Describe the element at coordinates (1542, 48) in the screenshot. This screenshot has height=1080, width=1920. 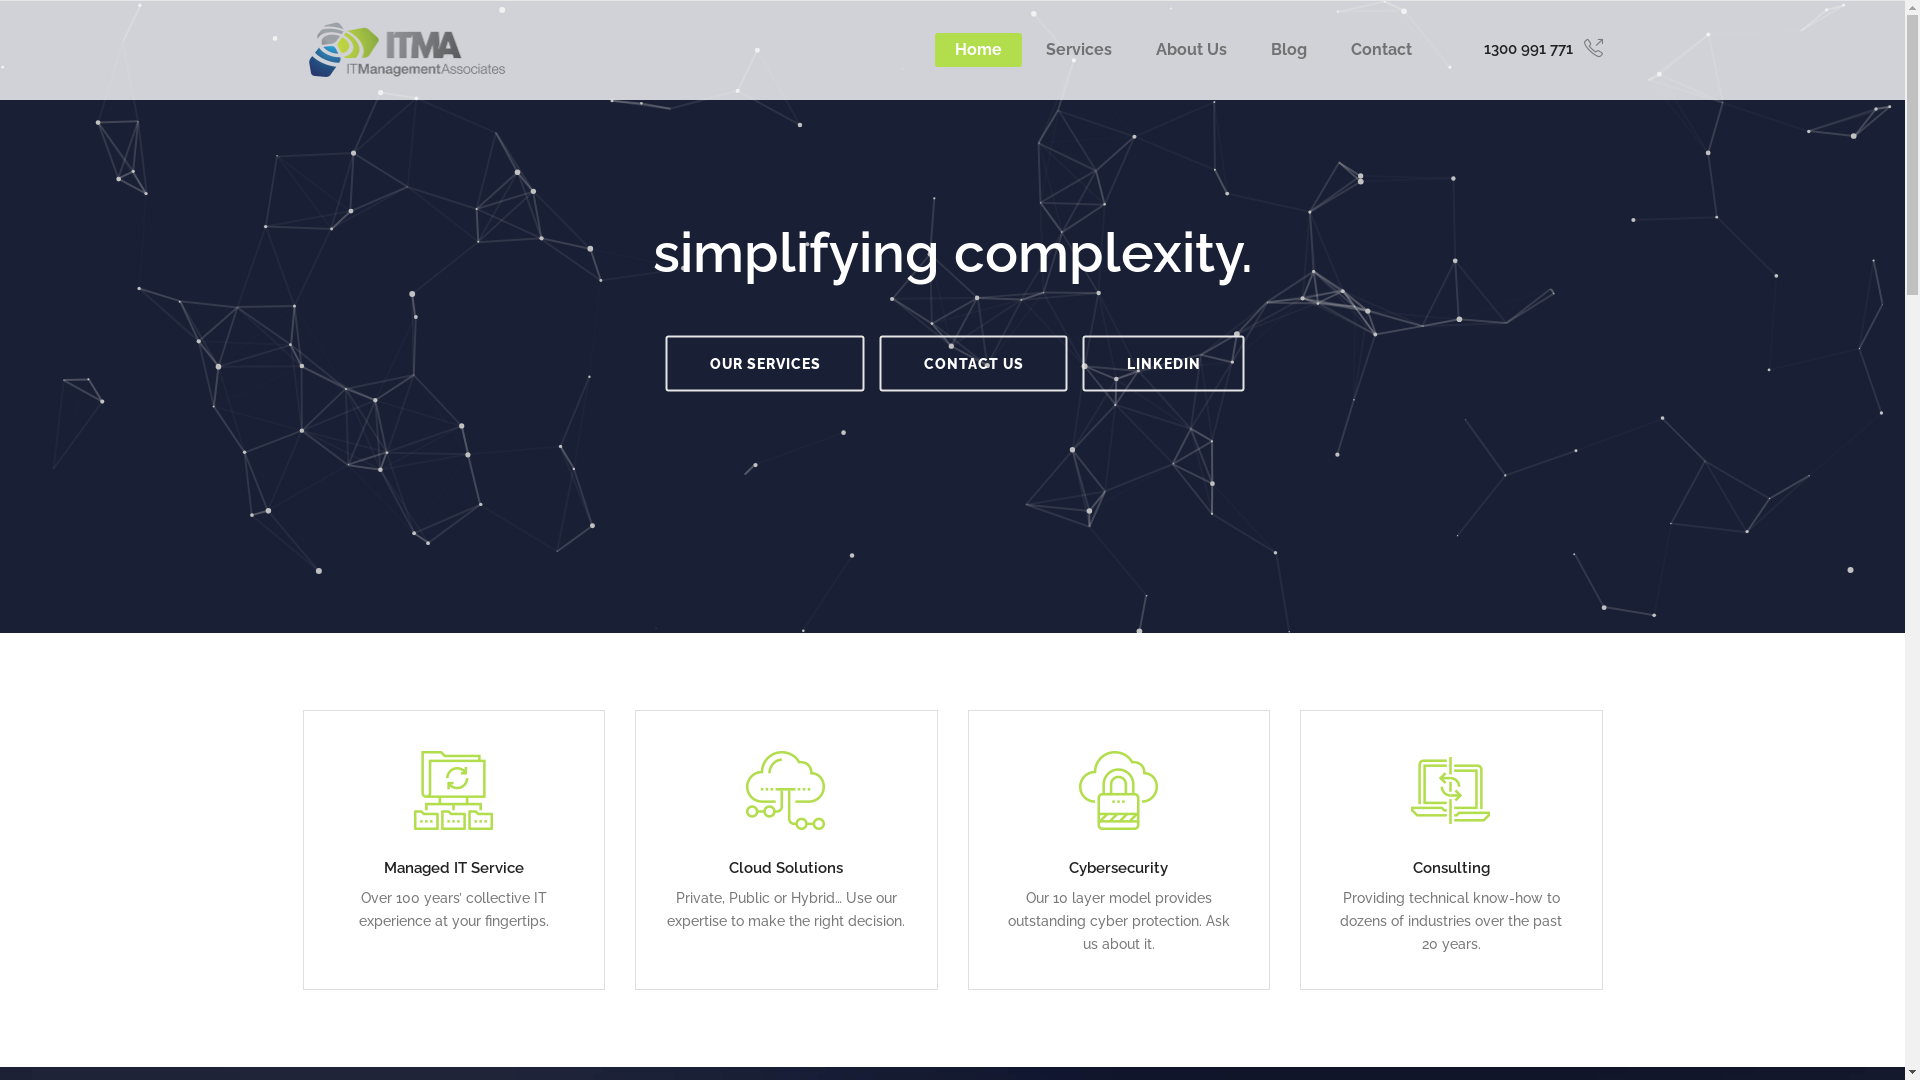
I see `'1300 991 771'` at that location.